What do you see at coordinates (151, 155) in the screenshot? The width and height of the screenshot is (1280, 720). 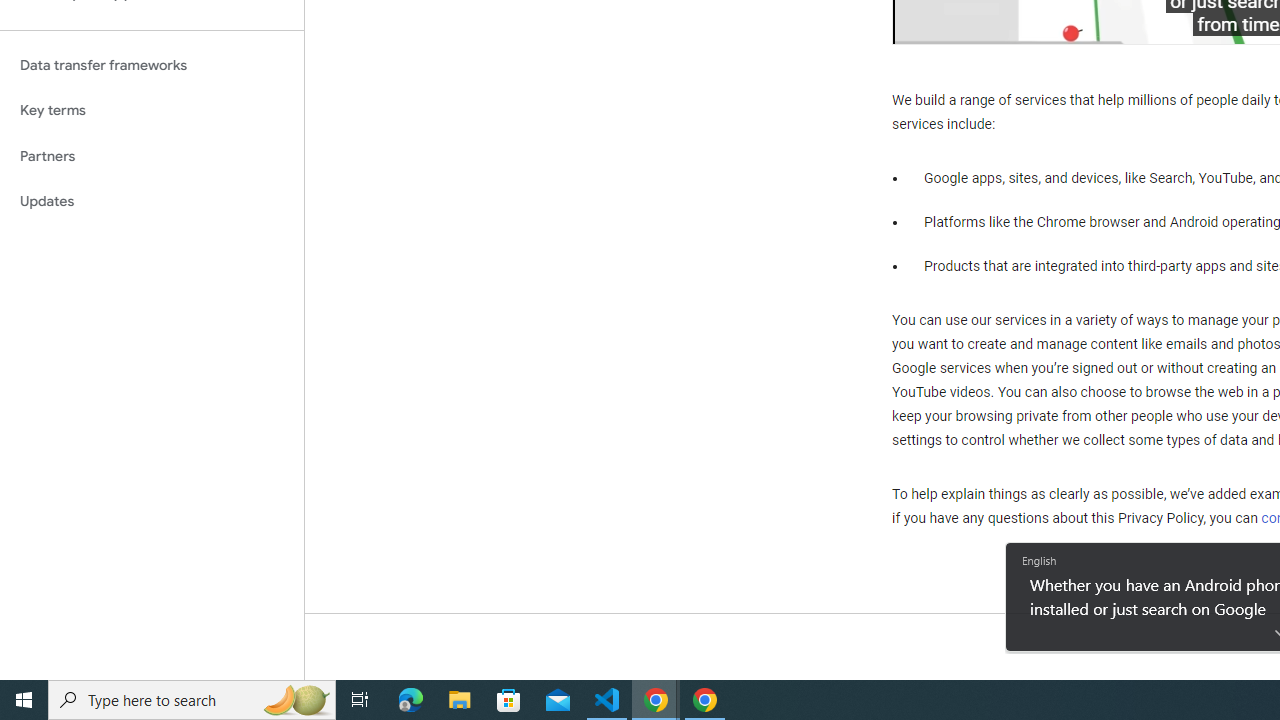 I see `'Partners'` at bounding box center [151, 155].